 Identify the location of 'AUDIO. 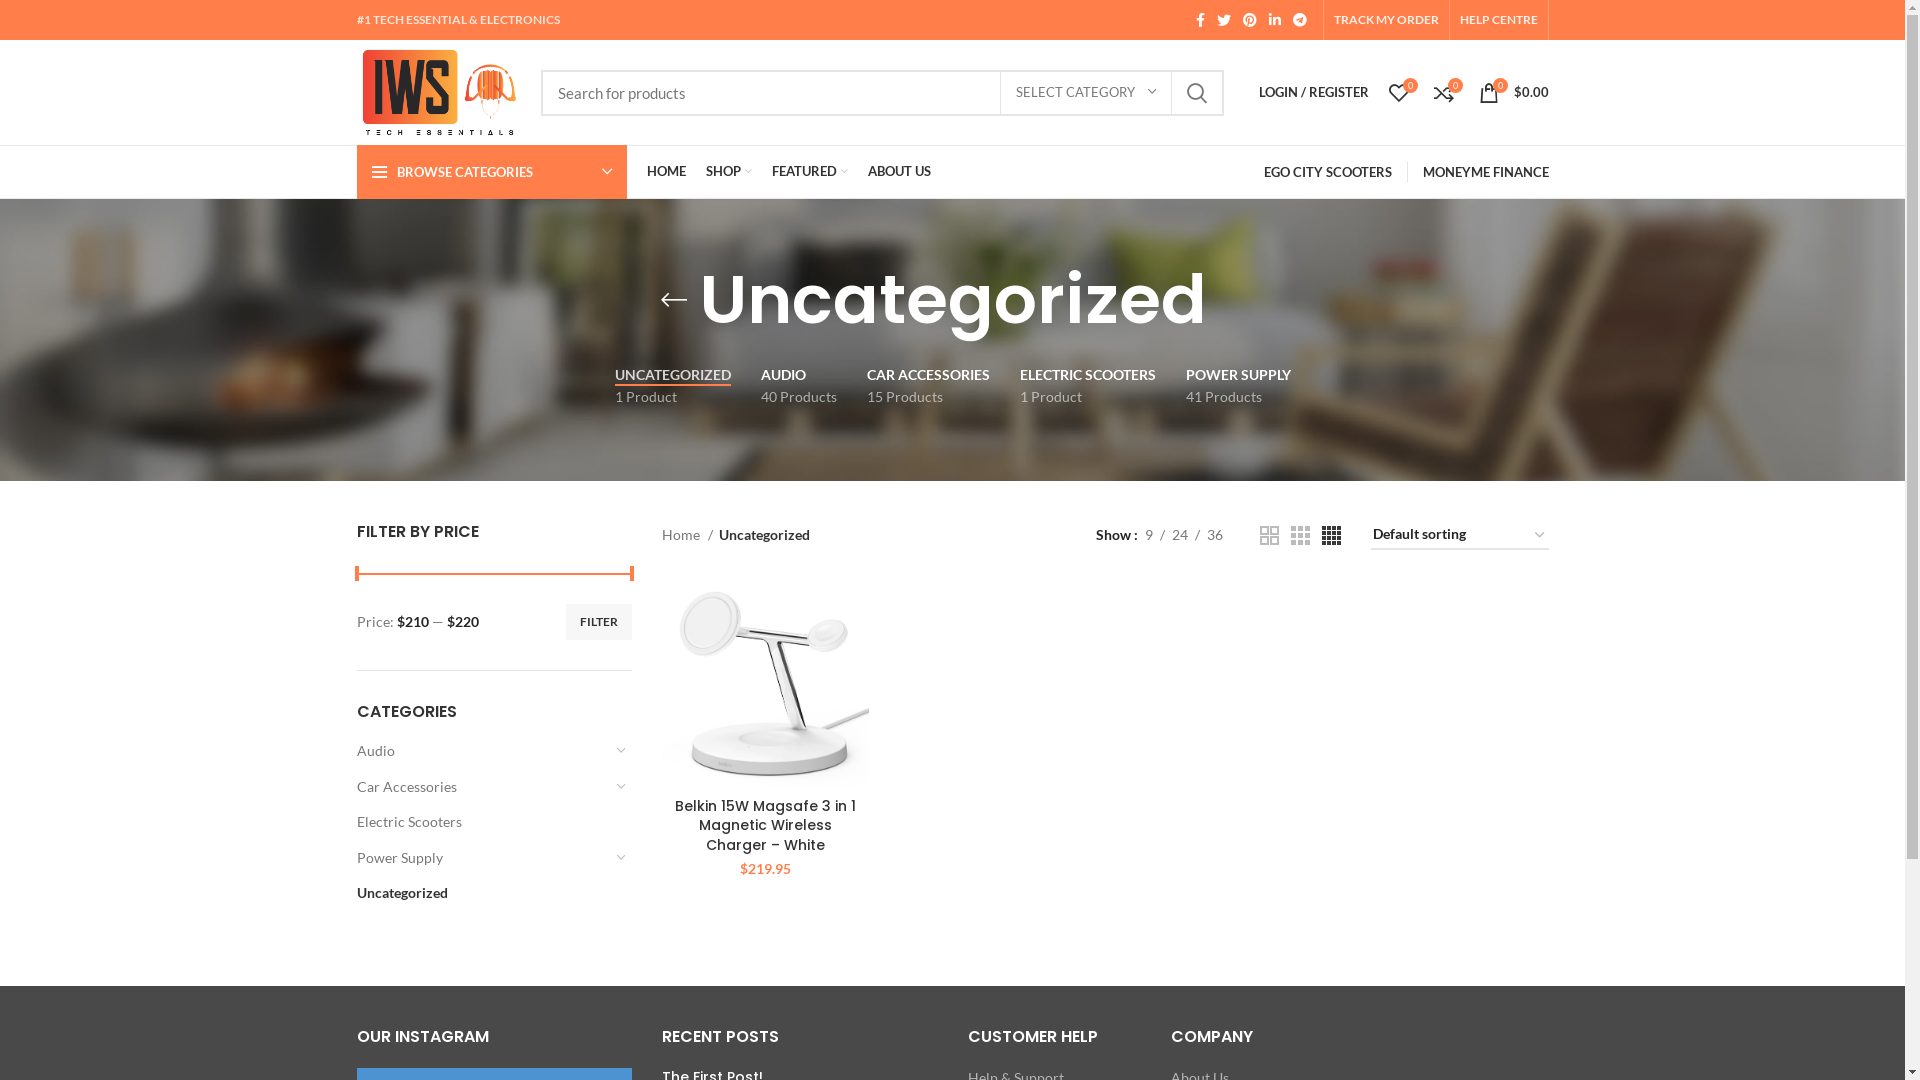
(797, 386).